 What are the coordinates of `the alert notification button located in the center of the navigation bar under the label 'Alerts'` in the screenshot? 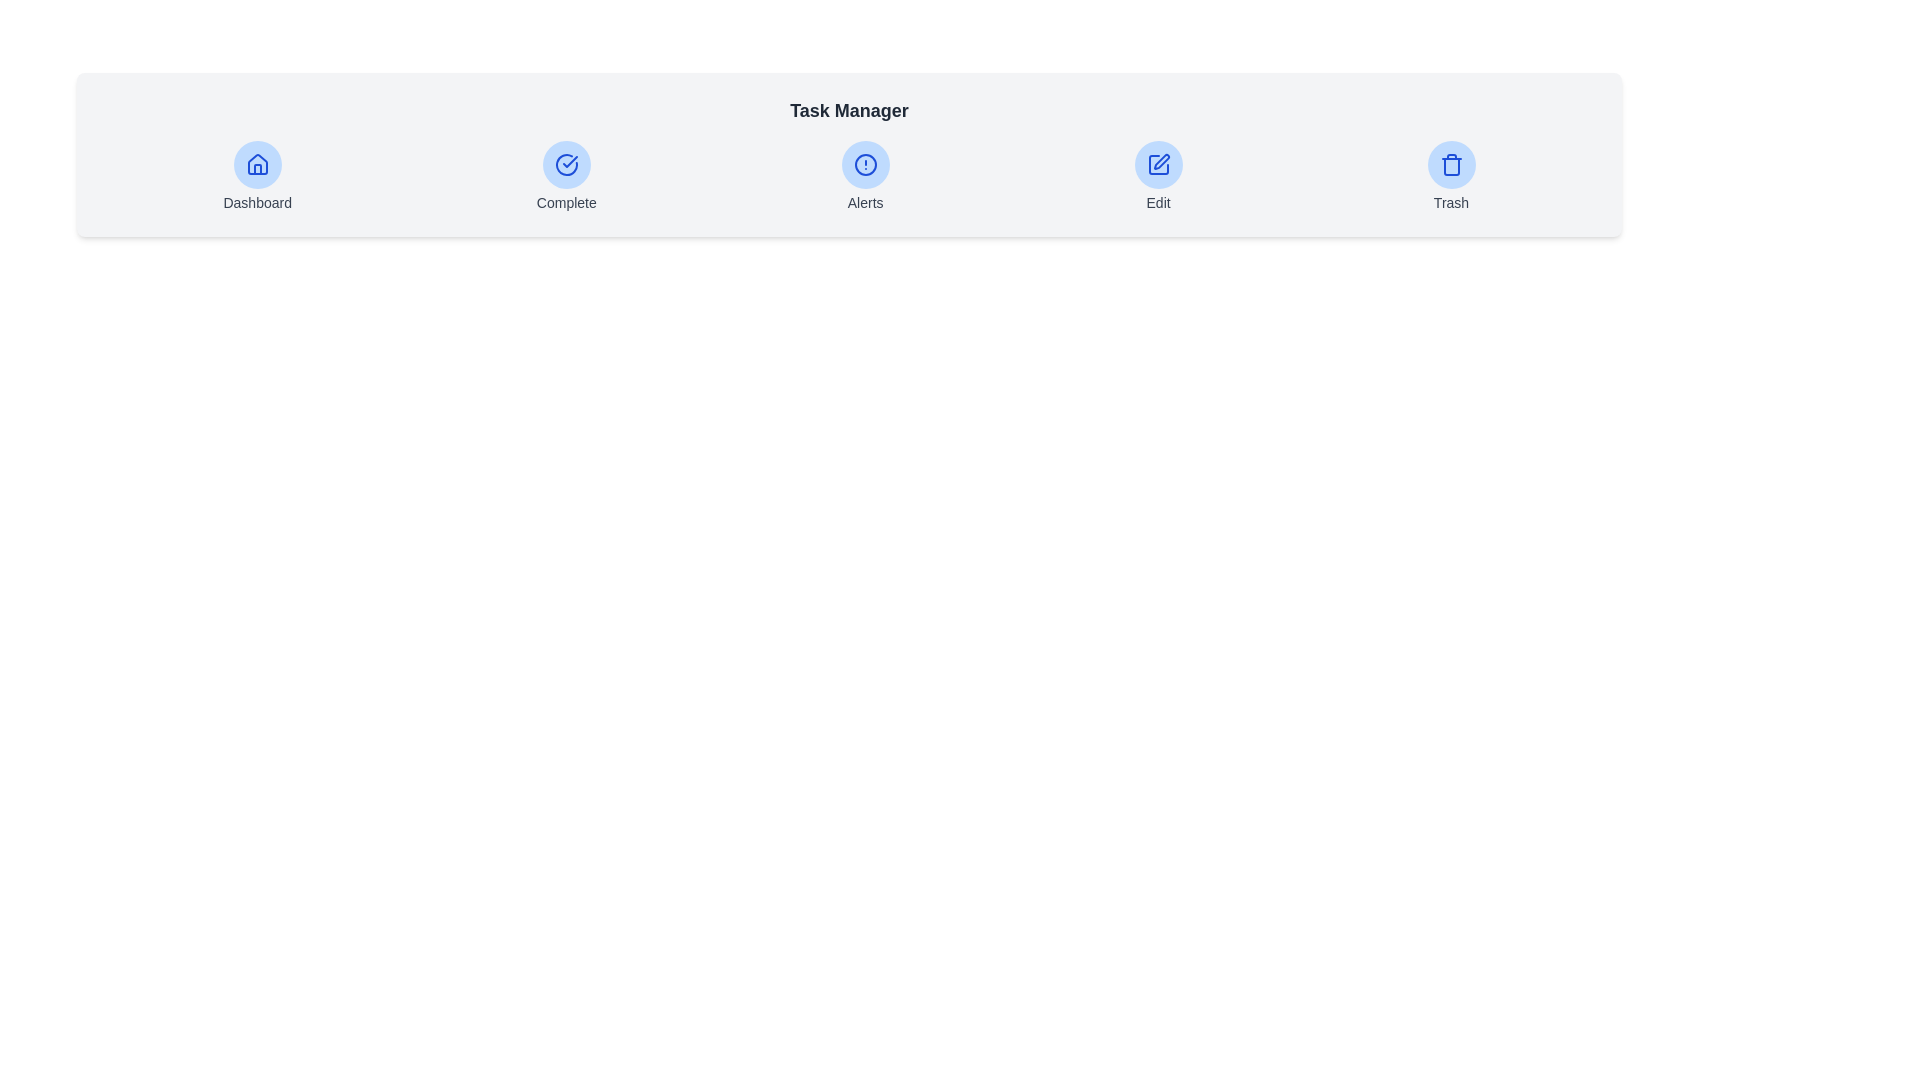 It's located at (865, 164).